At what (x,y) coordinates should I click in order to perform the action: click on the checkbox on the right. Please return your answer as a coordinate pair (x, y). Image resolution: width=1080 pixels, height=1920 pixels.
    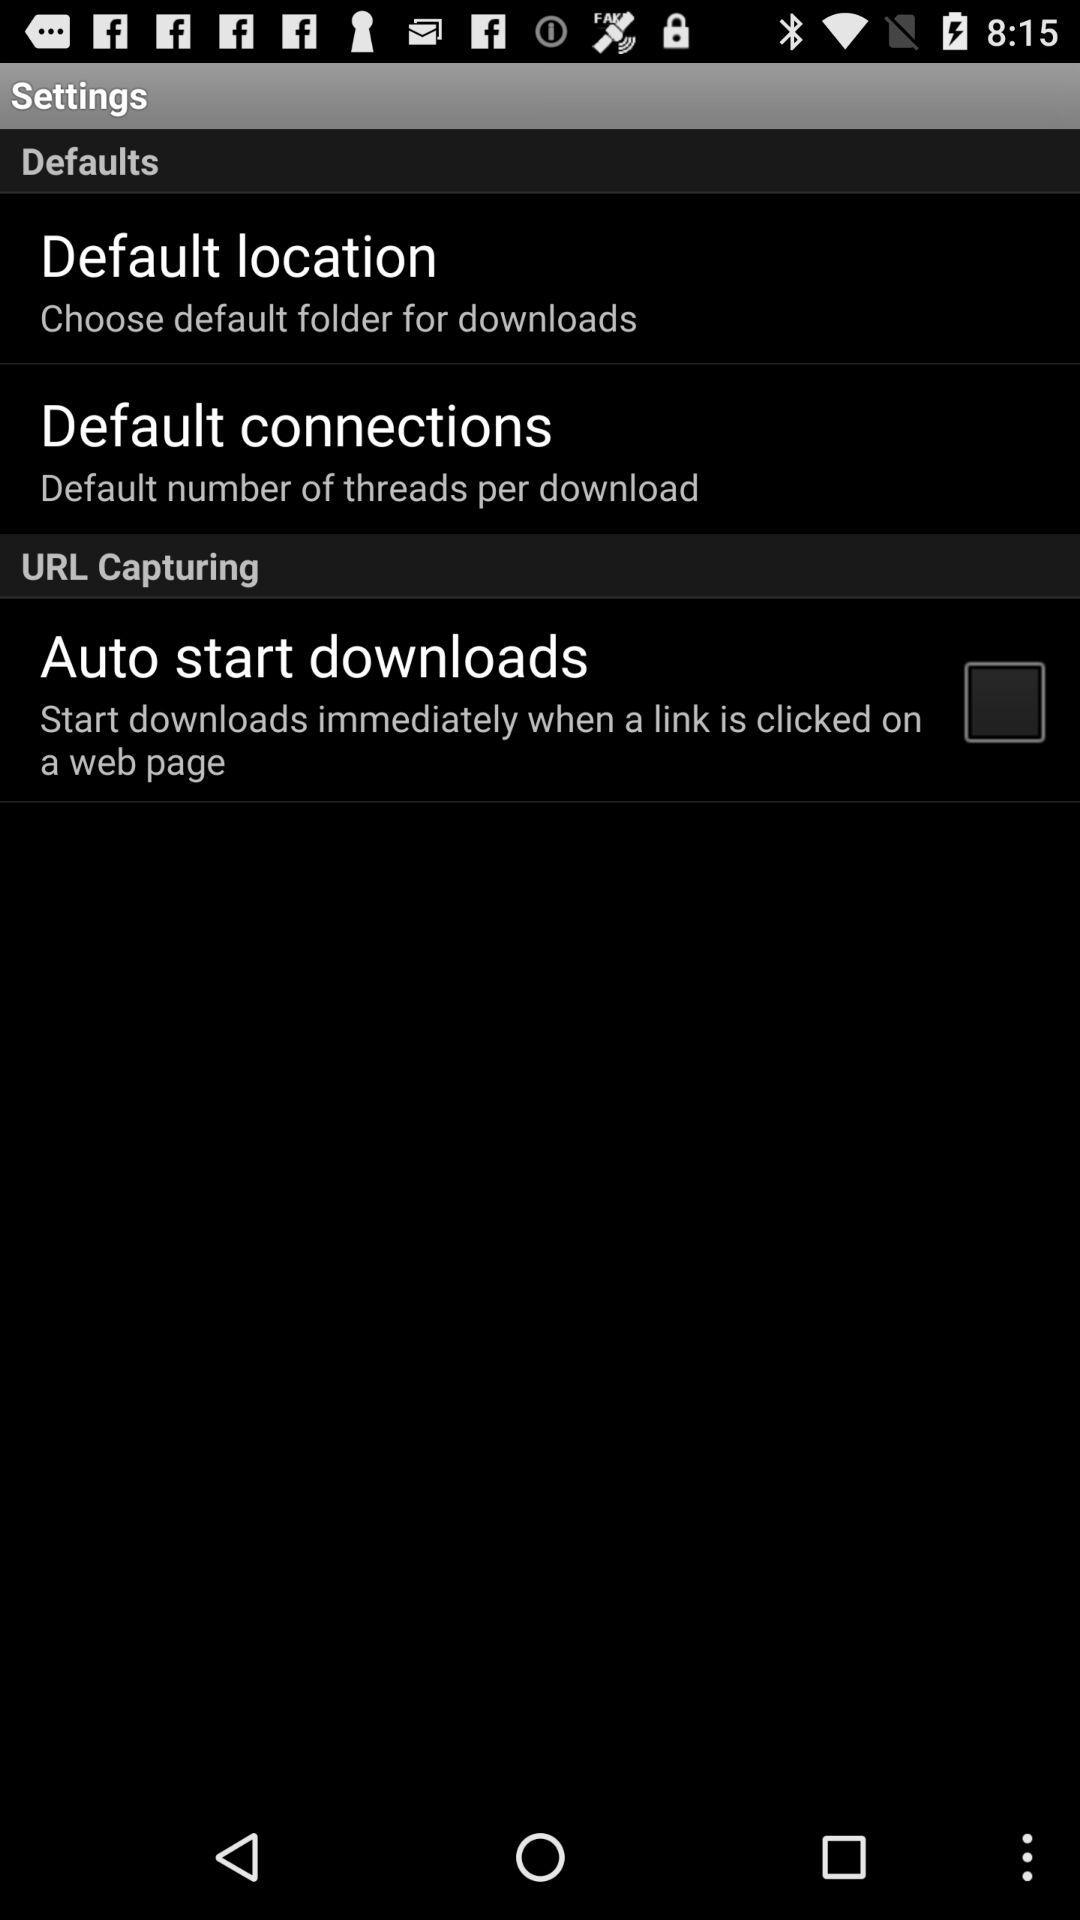
    Looking at the image, I should click on (1003, 700).